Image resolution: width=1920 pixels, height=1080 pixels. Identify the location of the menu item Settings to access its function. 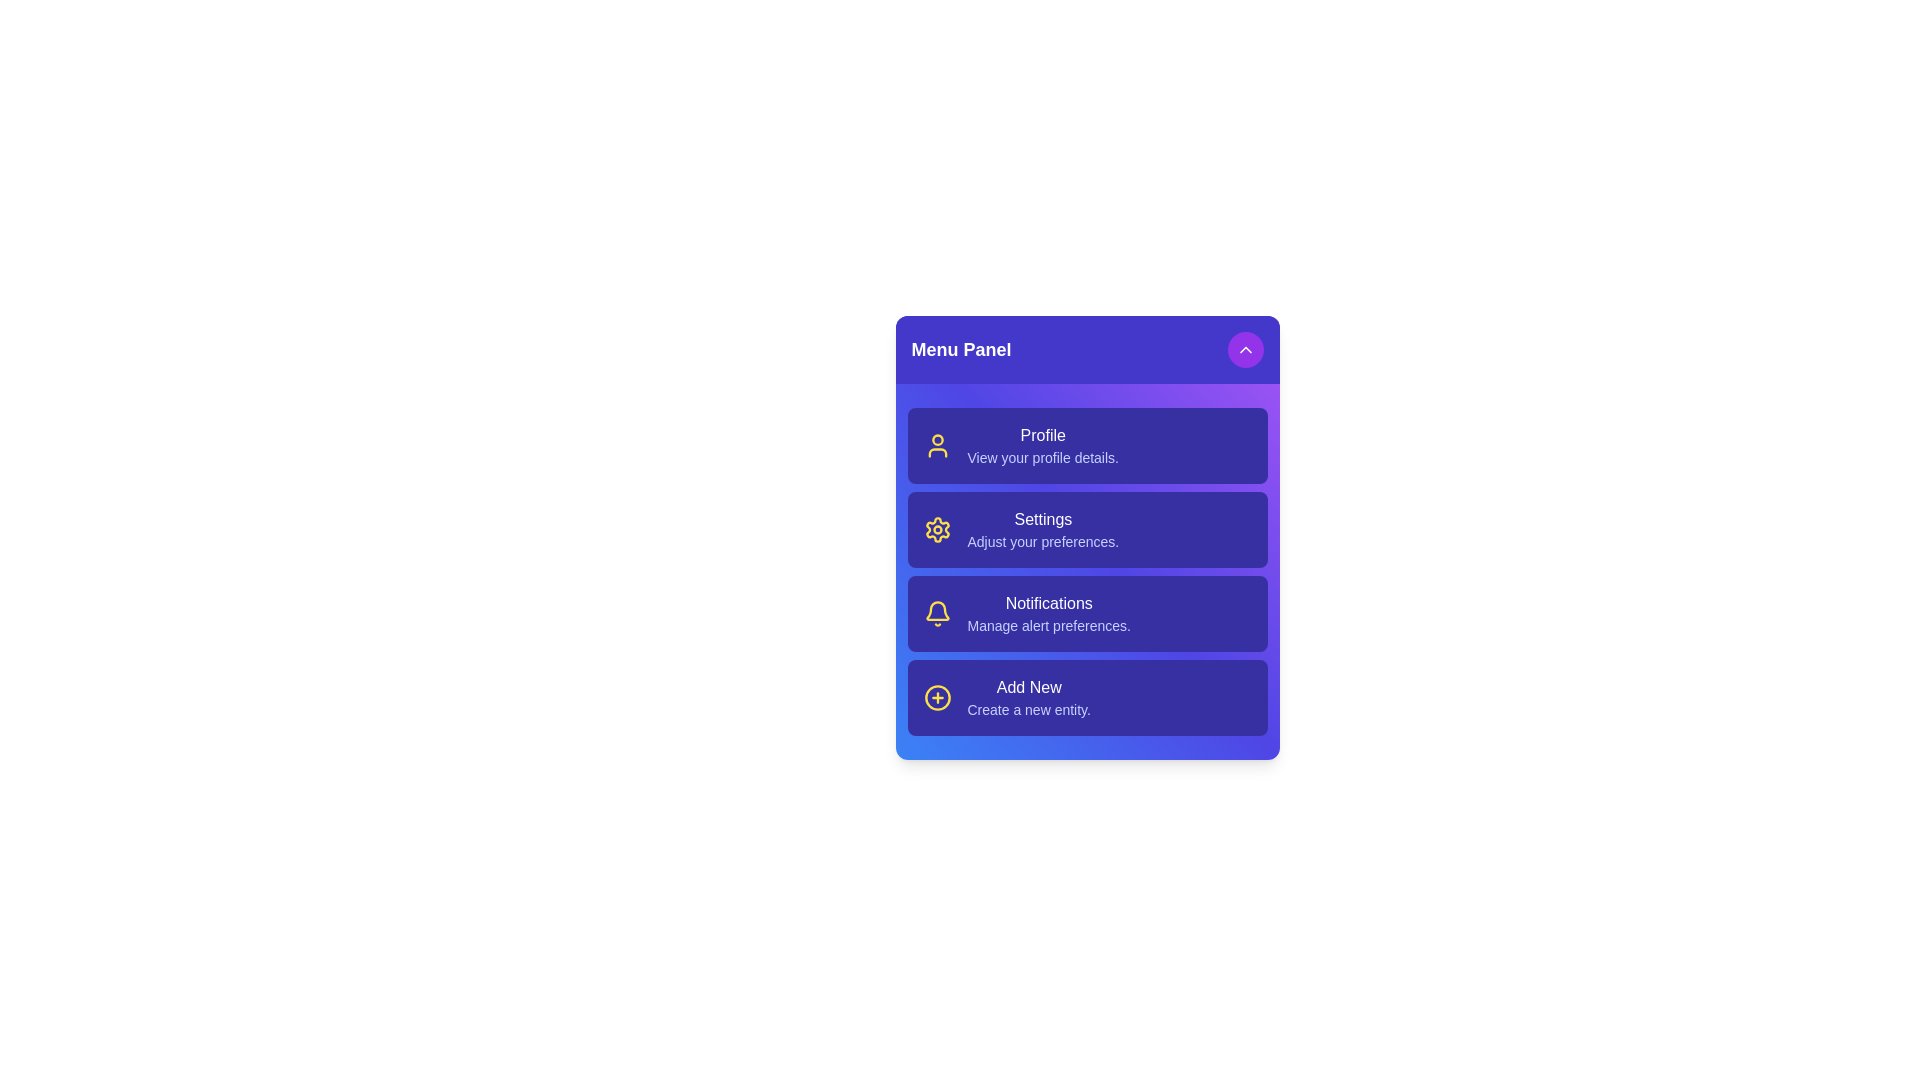
(1086, 528).